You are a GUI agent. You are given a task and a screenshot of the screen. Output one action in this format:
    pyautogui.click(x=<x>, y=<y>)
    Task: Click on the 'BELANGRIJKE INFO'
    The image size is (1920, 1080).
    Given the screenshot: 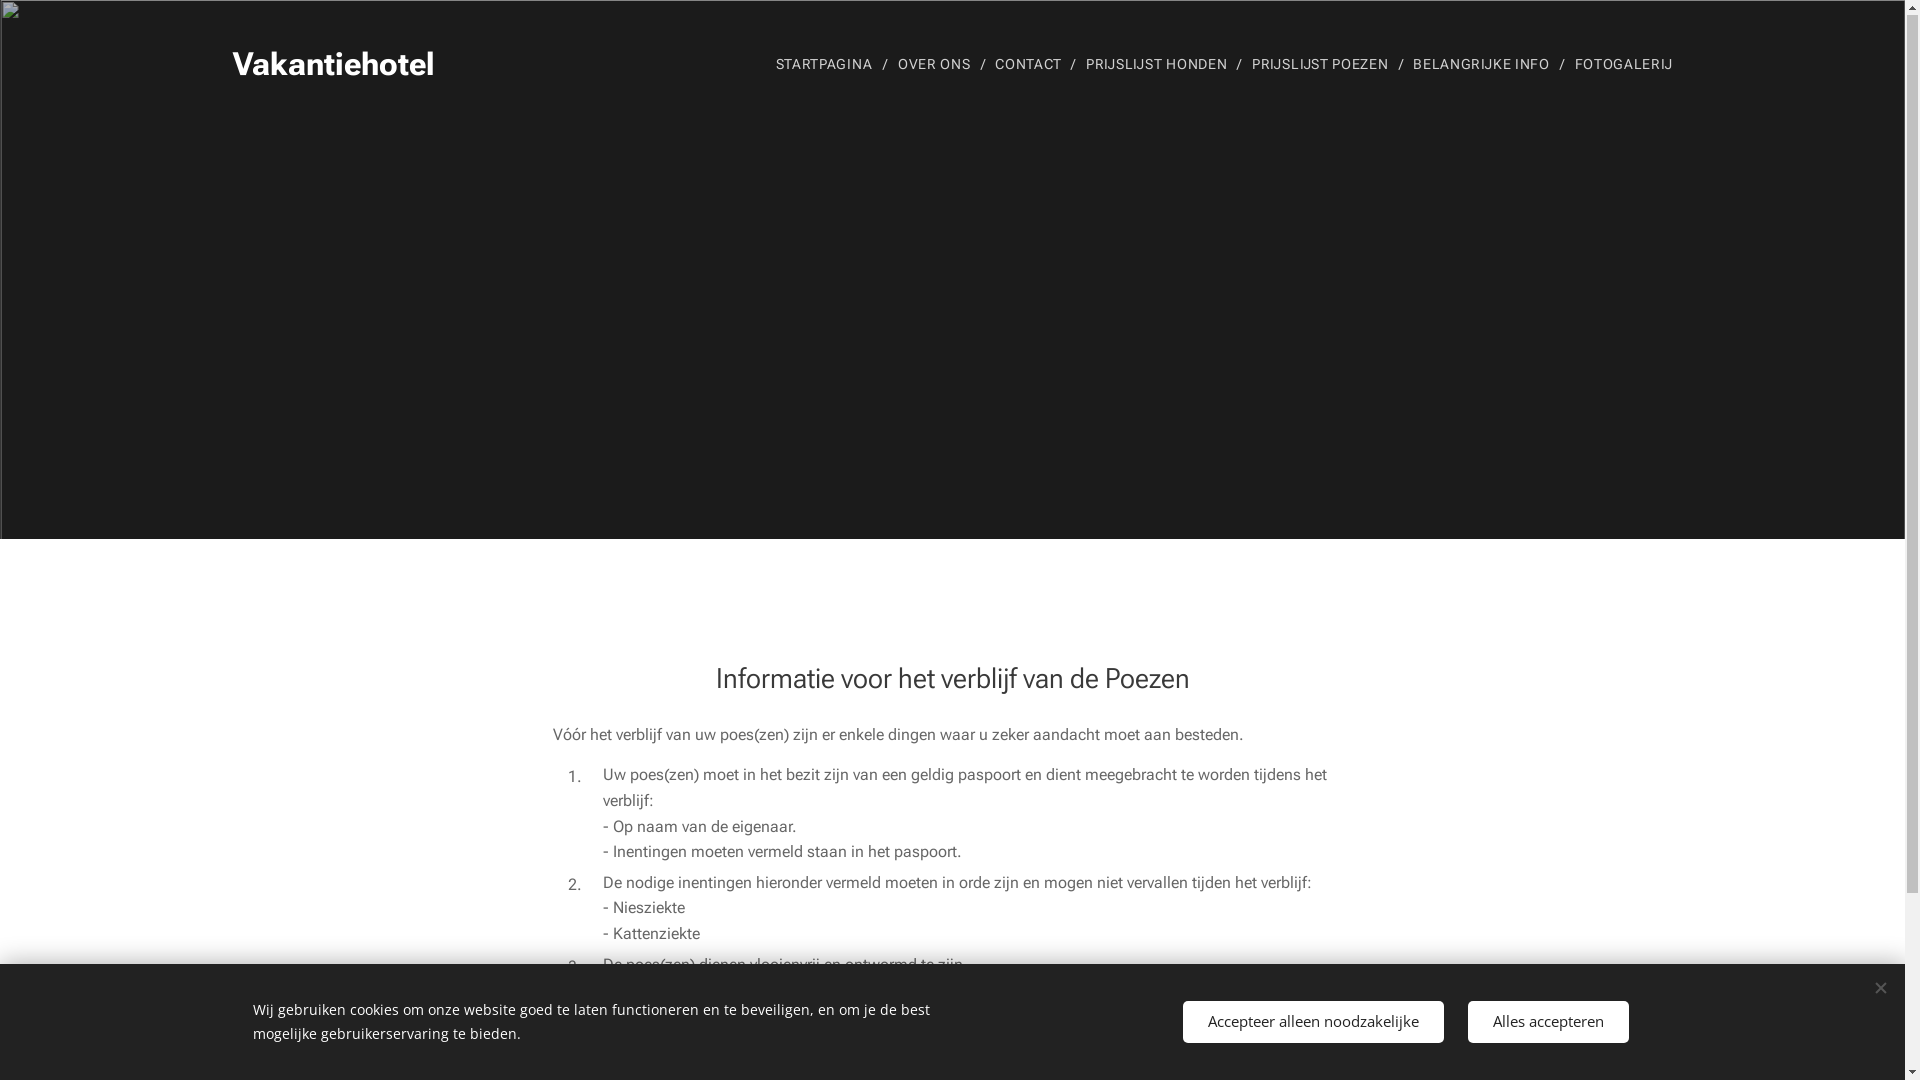 What is the action you would take?
    pyautogui.click(x=1483, y=64)
    